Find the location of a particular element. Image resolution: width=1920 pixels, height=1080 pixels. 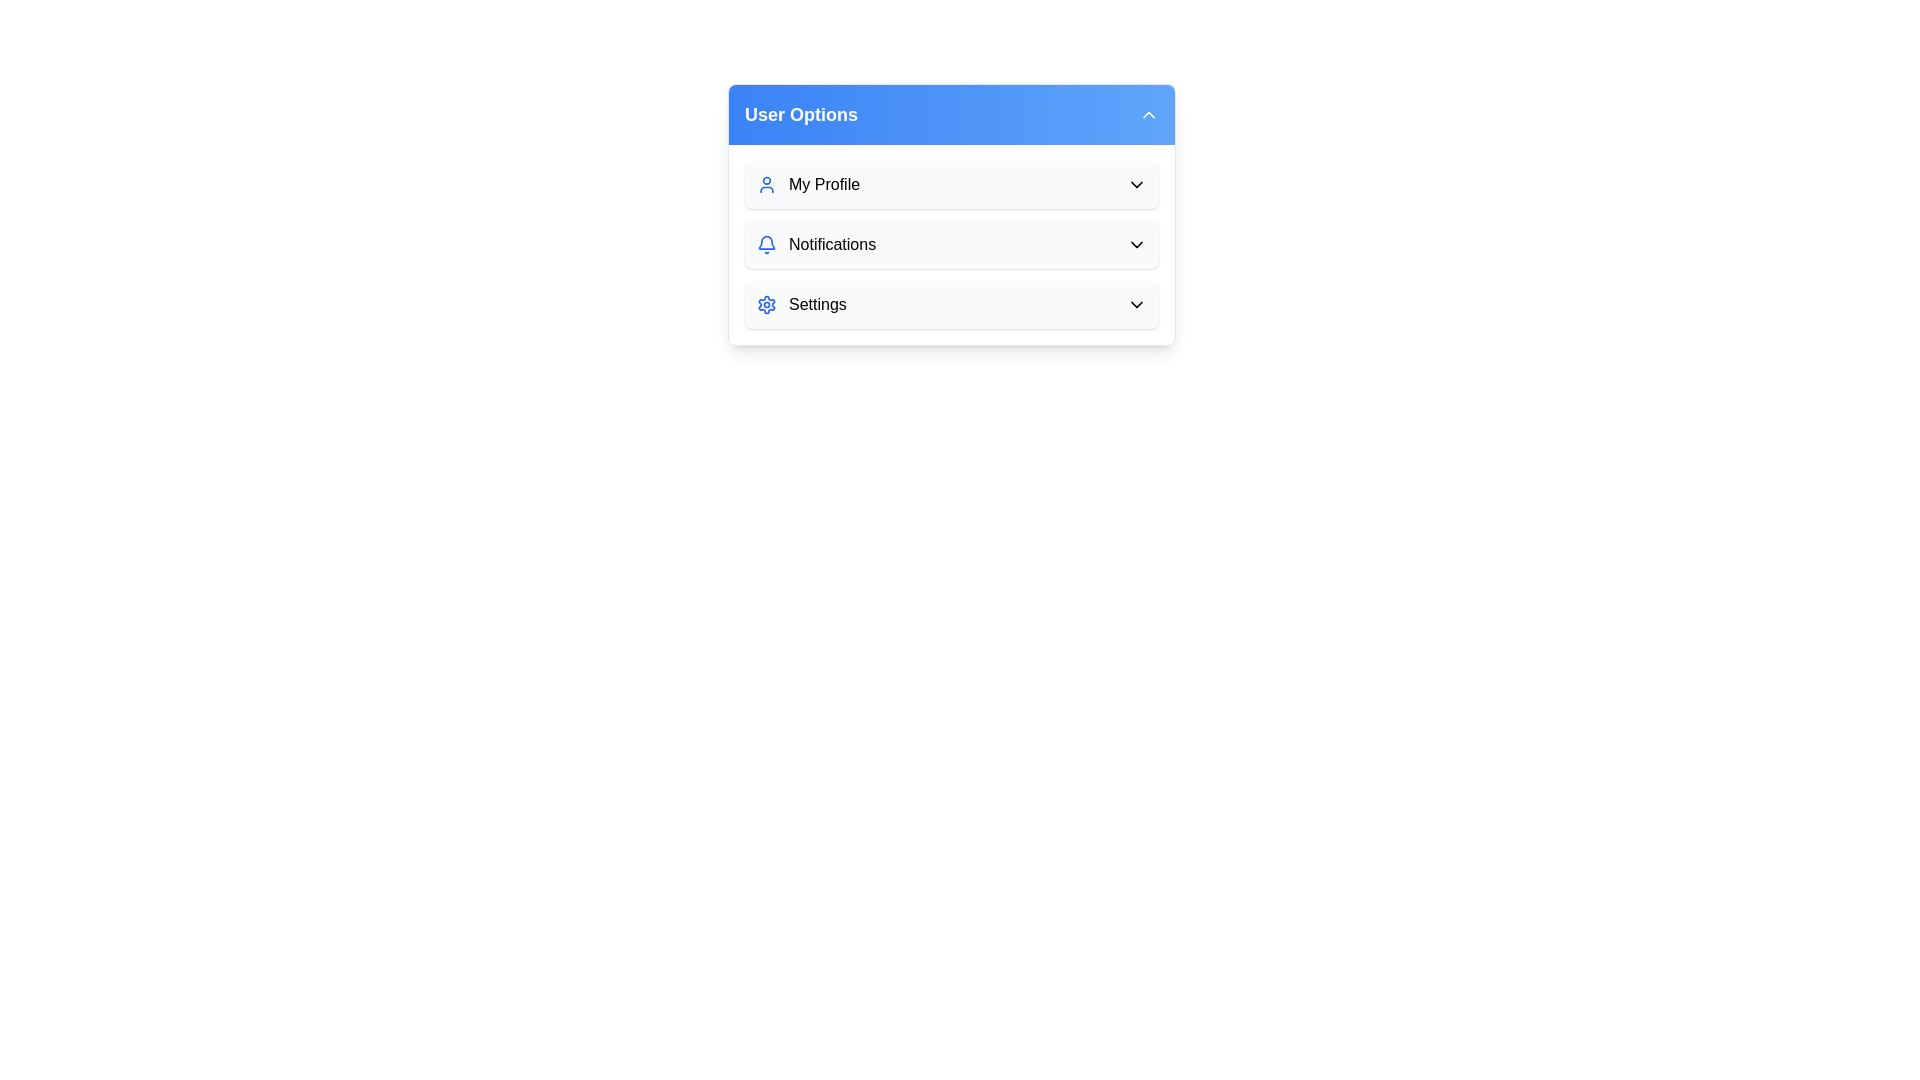

the 'User Options' text label, which is styled in bold with white text on a blue gradient background, located at the top-left corner of a dropdown menu is located at coordinates (801, 115).